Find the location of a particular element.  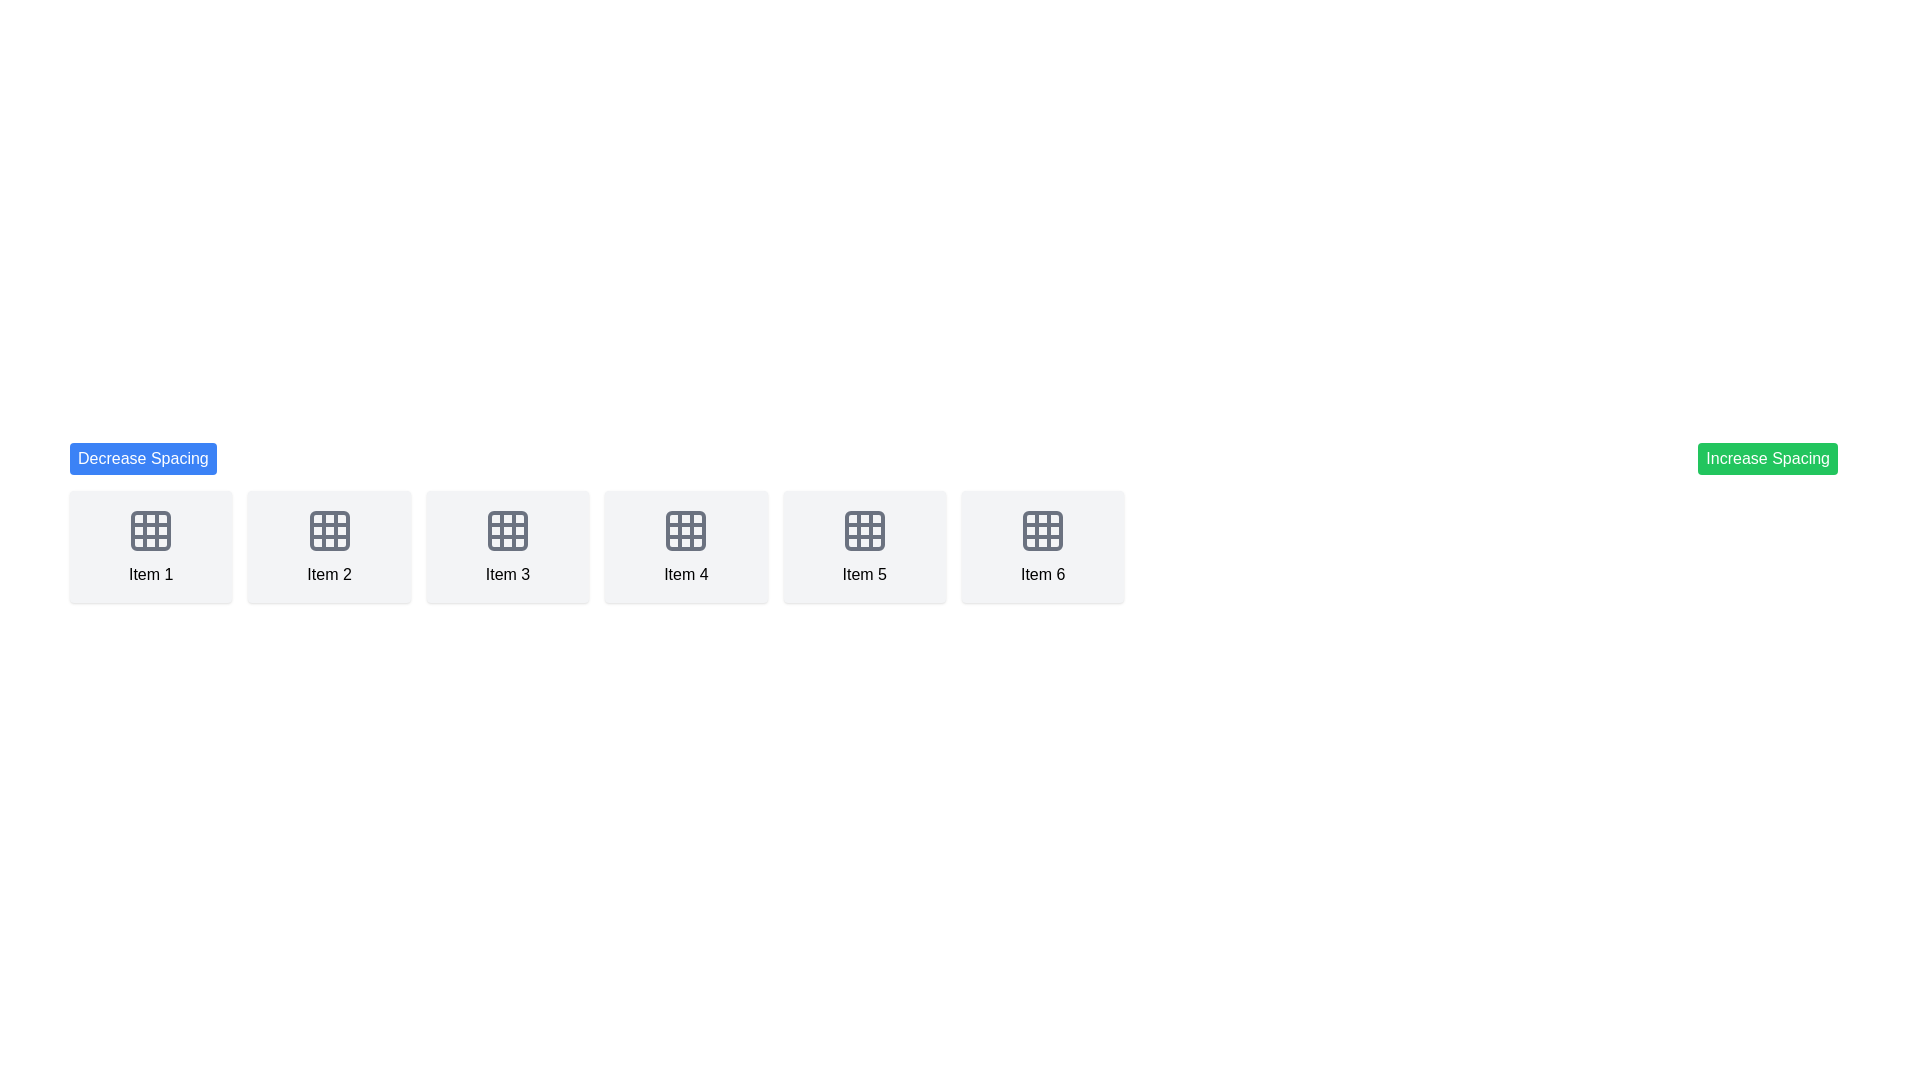

the 'Item 6' card, which is a rounded rectangle with a gray background and a grid icon is located at coordinates (1042, 547).